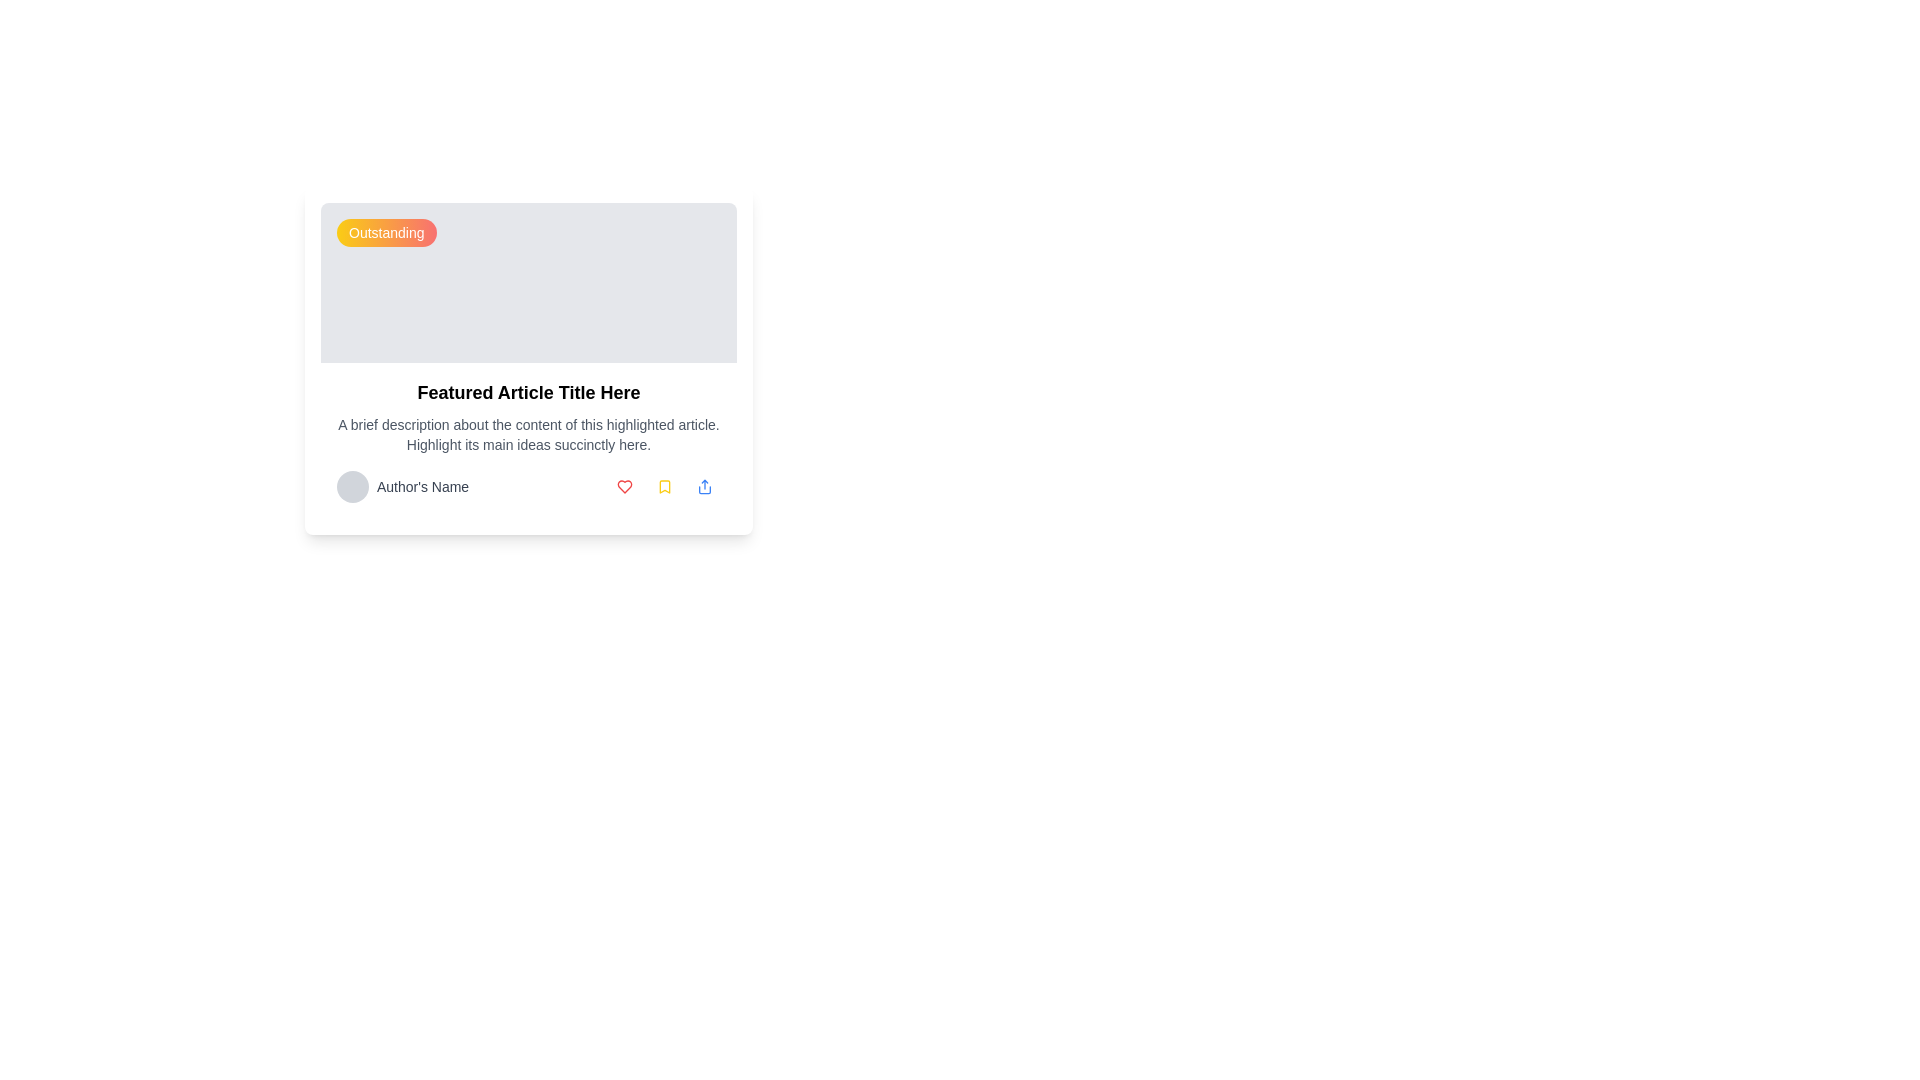 Image resolution: width=1920 pixels, height=1080 pixels. Describe the element at coordinates (665, 486) in the screenshot. I see `the bookmark button, which is the second button in a sequence of three below the feature article description` at that location.